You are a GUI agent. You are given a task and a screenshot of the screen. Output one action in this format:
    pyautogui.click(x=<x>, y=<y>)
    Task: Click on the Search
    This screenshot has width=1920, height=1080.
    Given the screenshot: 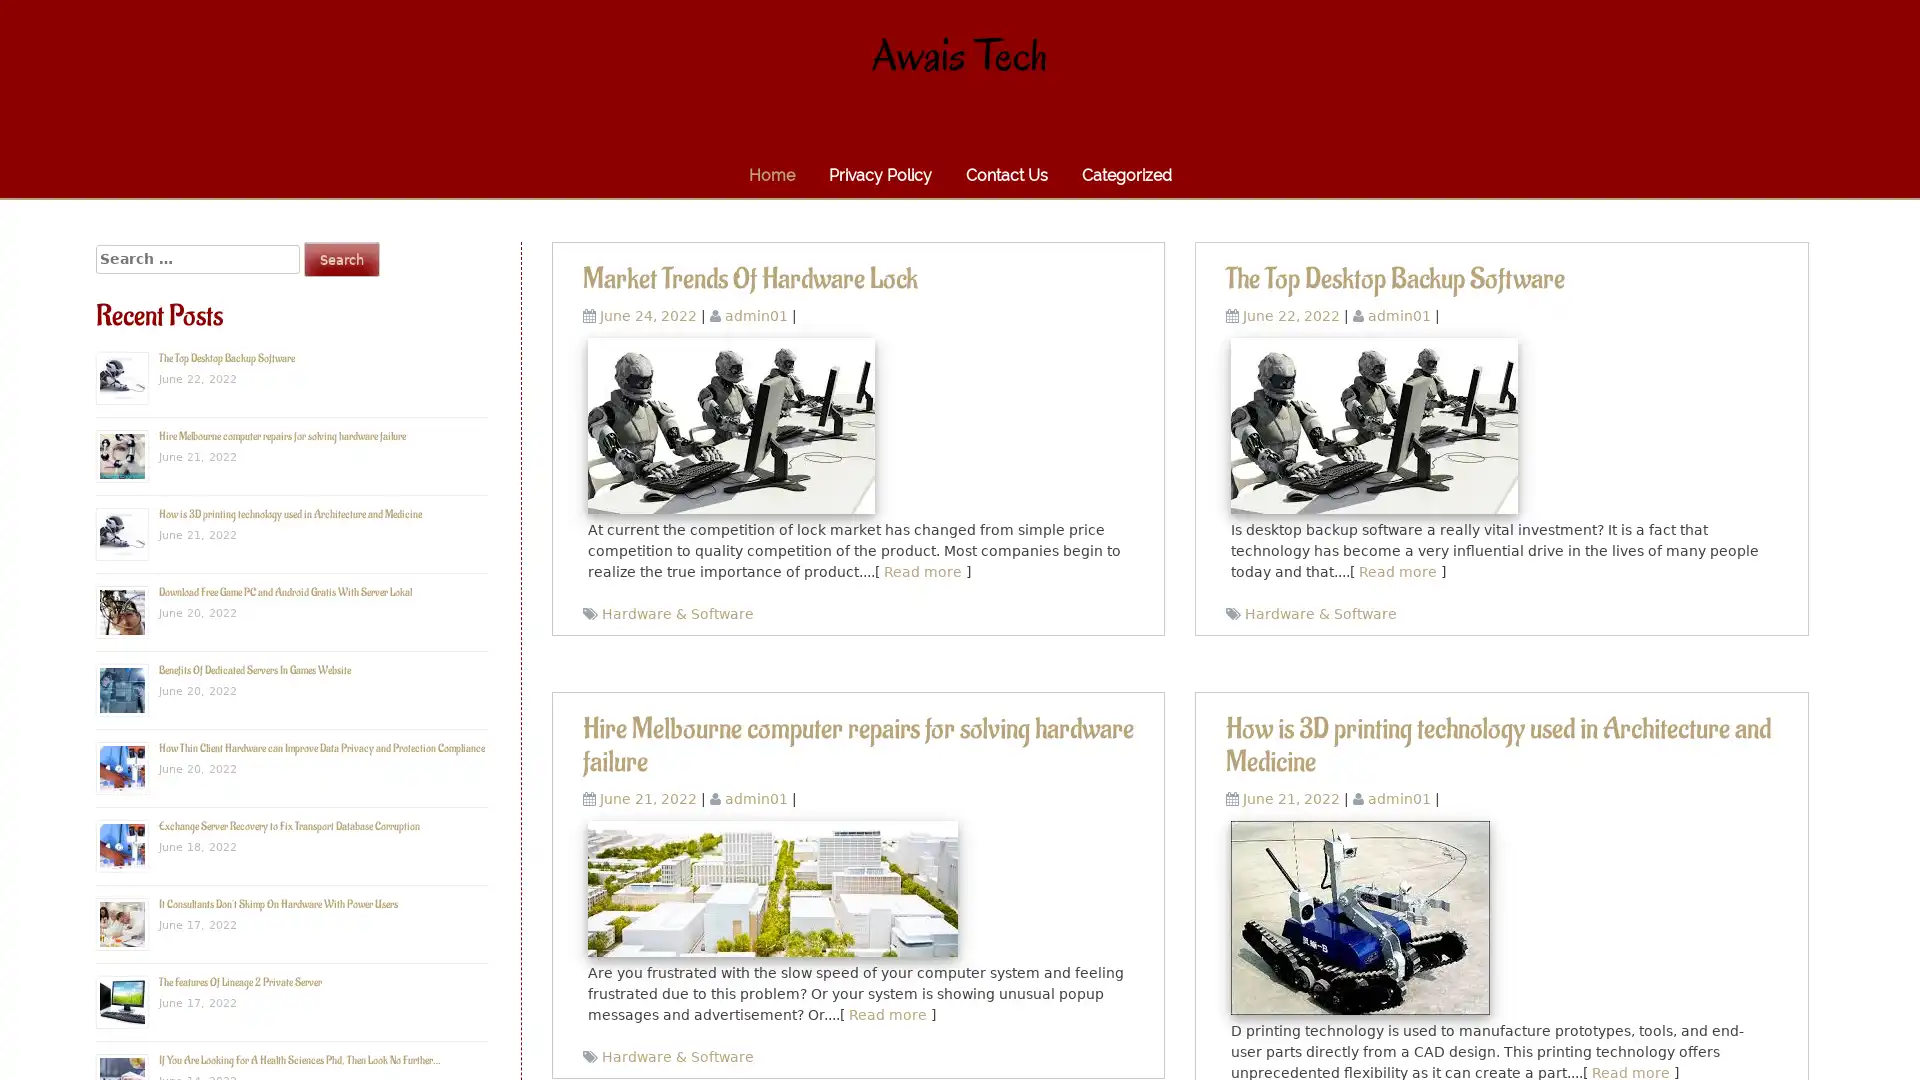 What is the action you would take?
    pyautogui.click(x=341, y=258)
    